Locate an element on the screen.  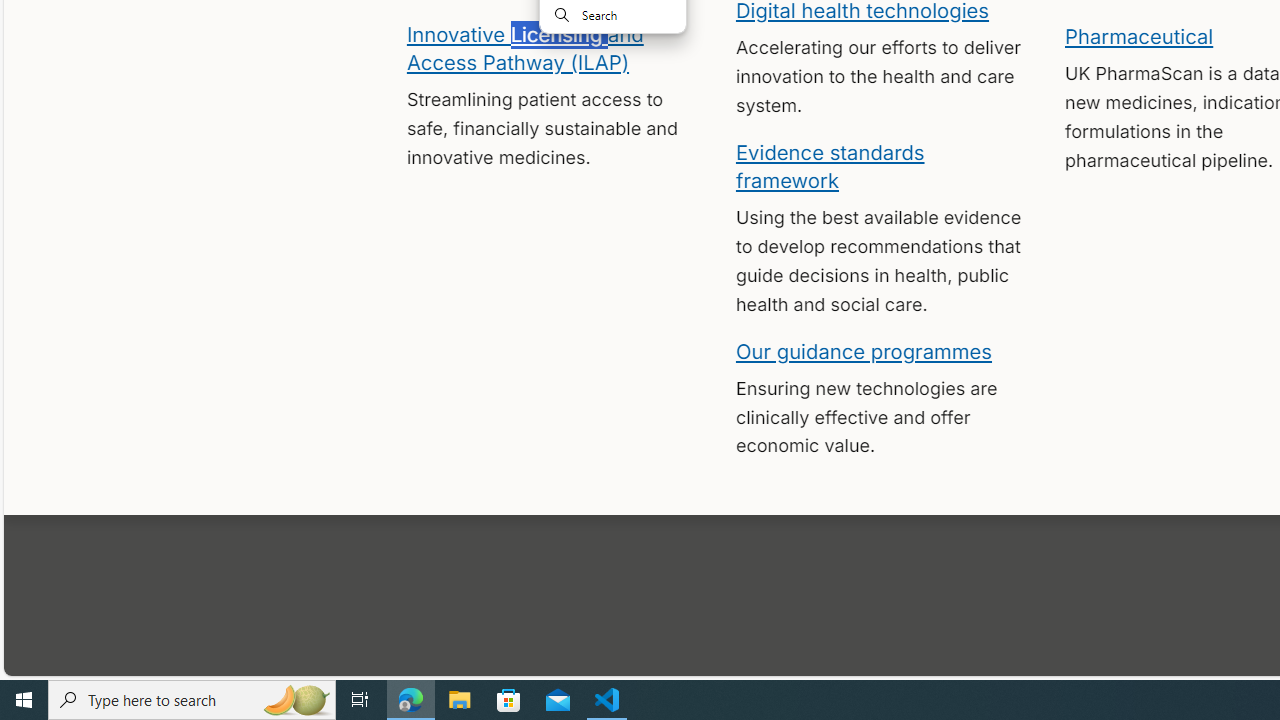
'Innovative Licensing and Access Pathway (ILAP)' is located at coordinates (524, 46).